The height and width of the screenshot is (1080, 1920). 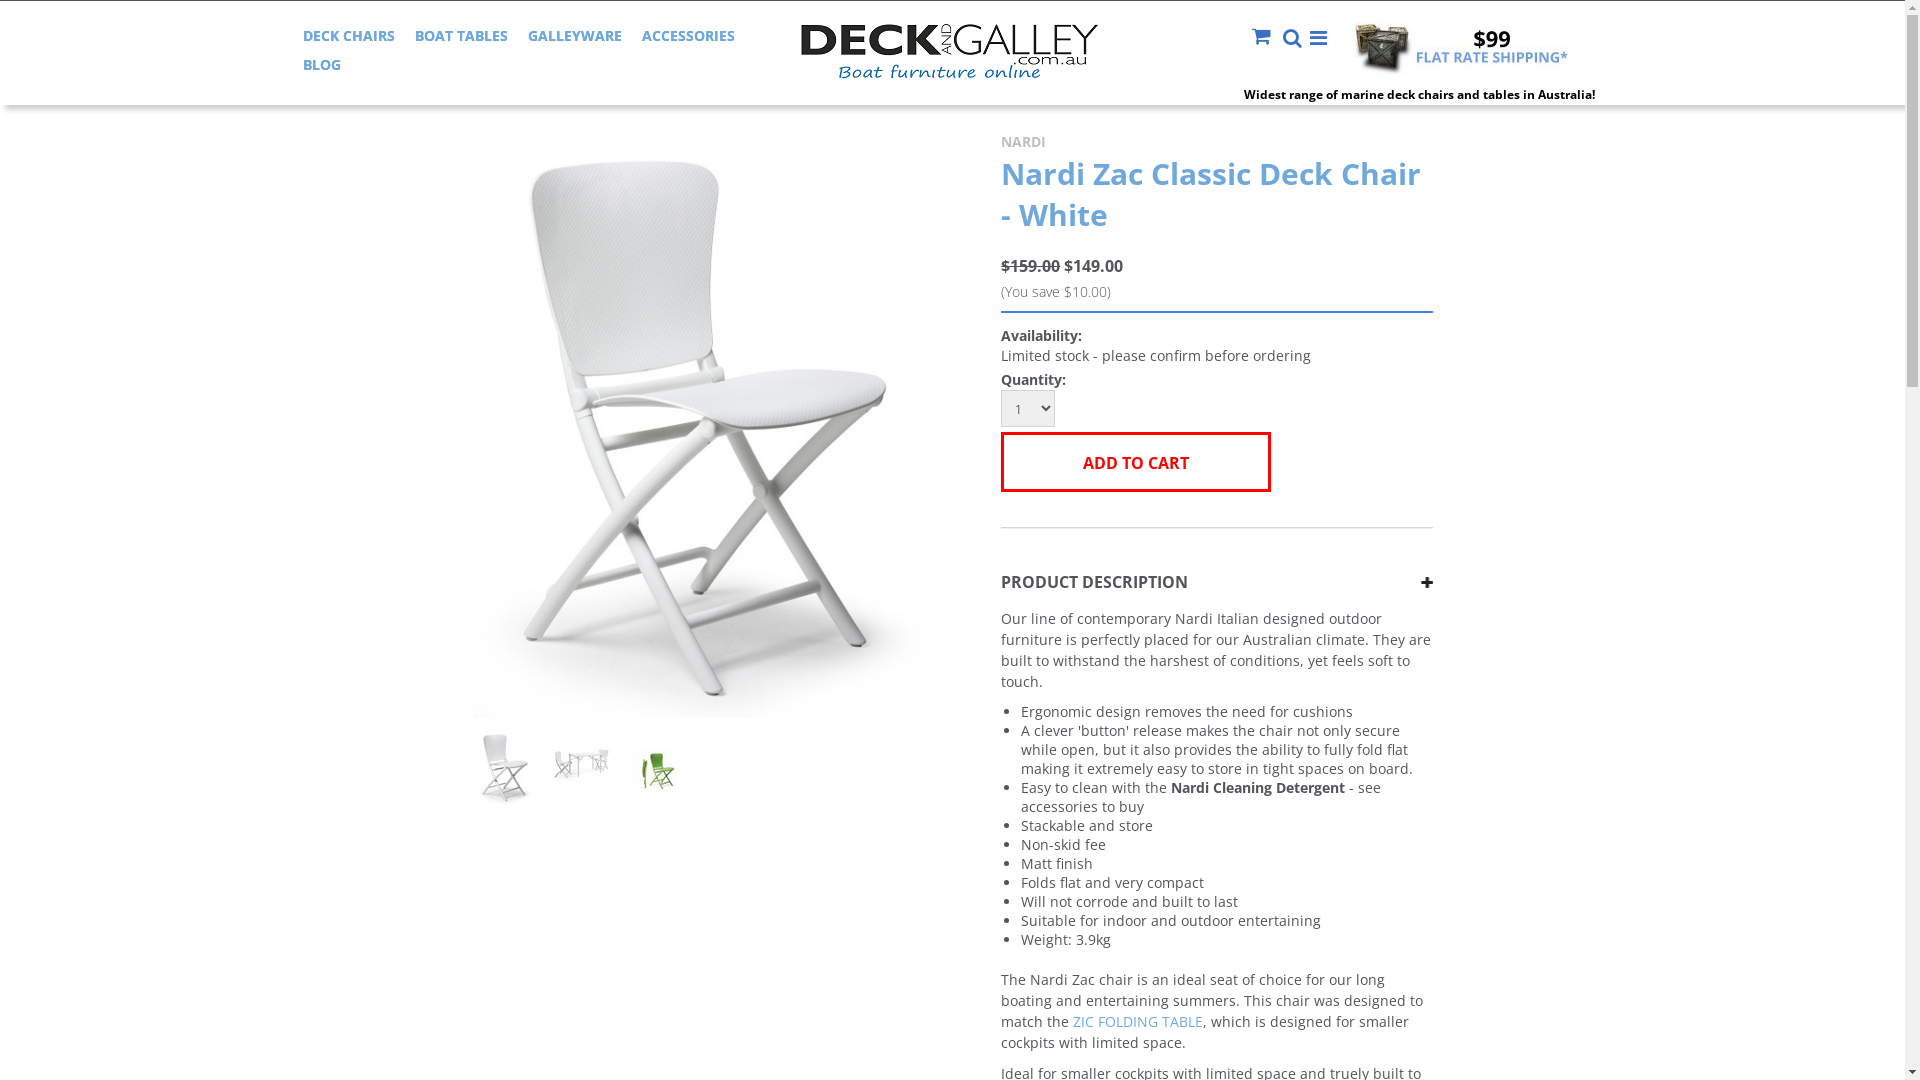 What do you see at coordinates (532, 94) in the screenshot?
I see `'Deck Chairs'` at bounding box center [532, 94].